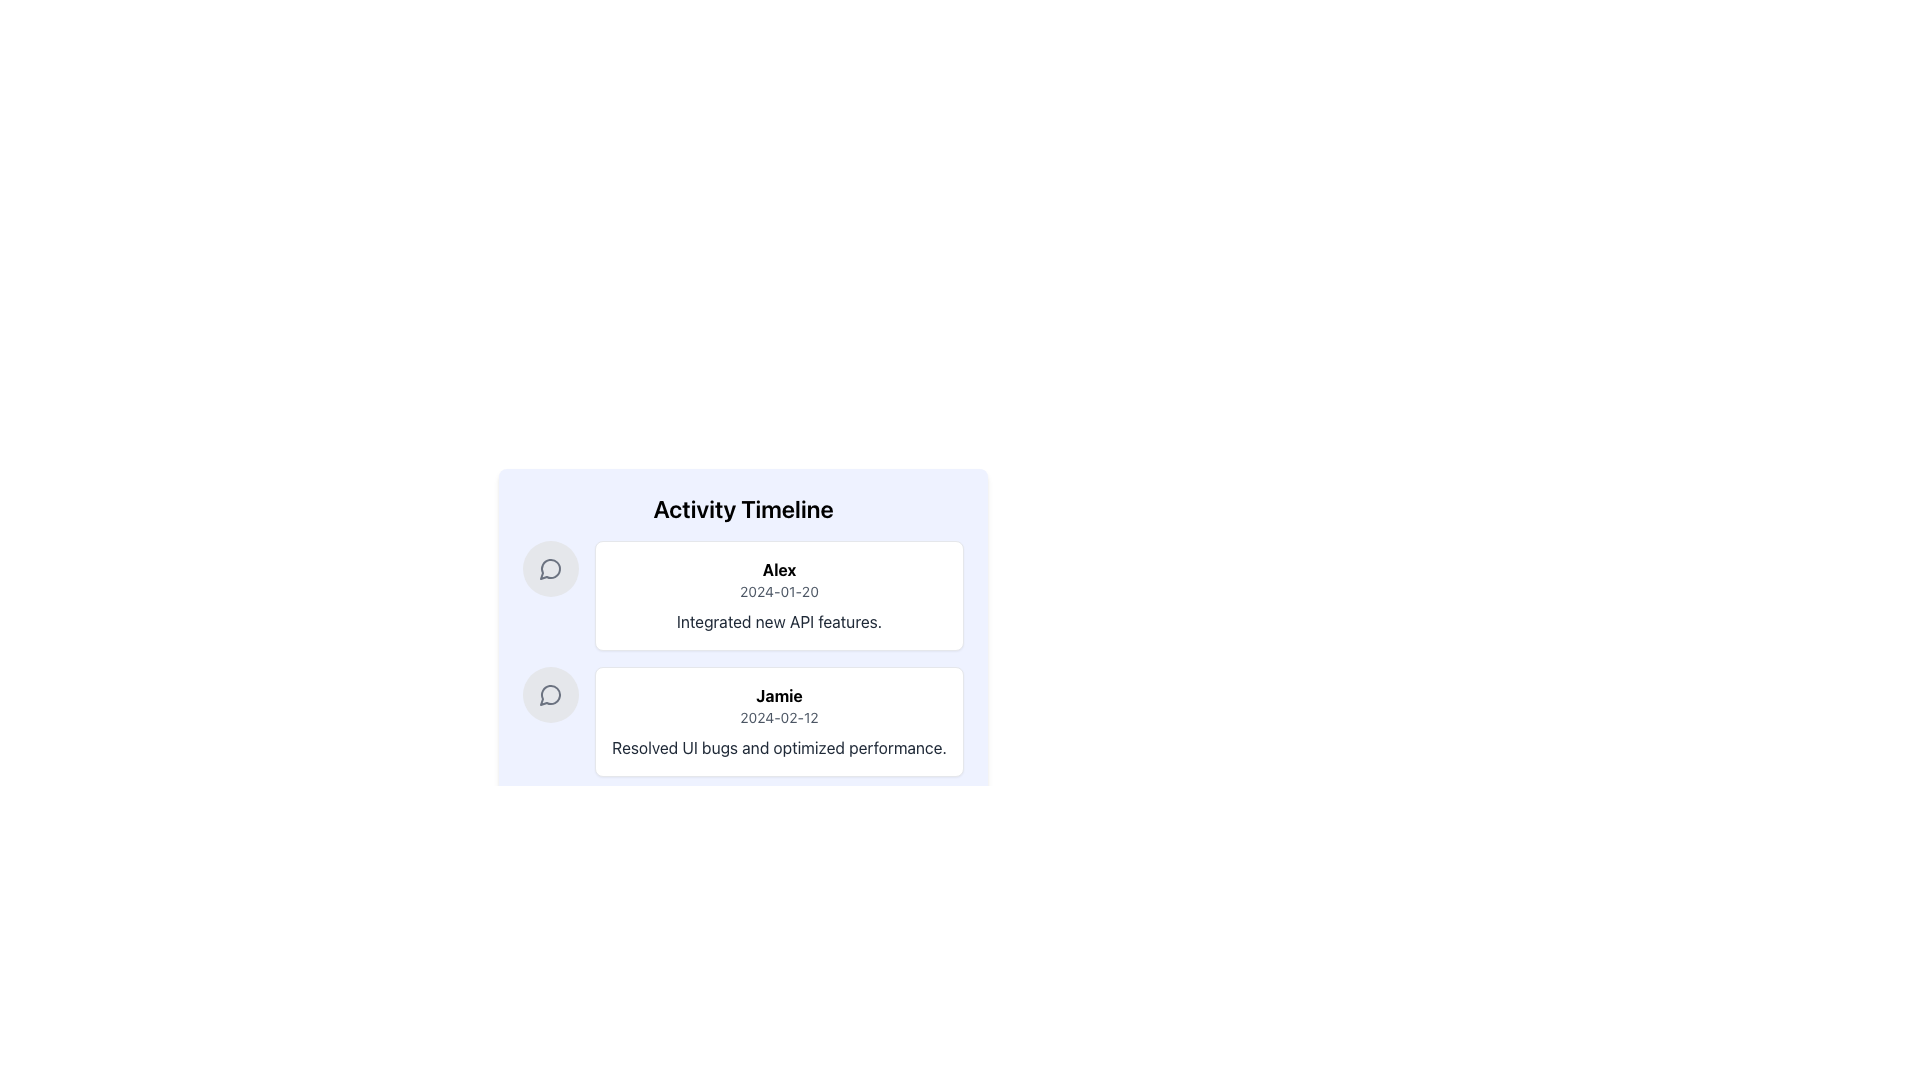 This screenshot has width=1920, height=1080. What do you see at coordinates (778, 590) in the screenshot?
I see `the text label displaying the date for user 'Alex' in the 'Activity Timeline' section, located underneath 'Alex' and above 'Integrated new API features'` at bounding box center [778, 590].